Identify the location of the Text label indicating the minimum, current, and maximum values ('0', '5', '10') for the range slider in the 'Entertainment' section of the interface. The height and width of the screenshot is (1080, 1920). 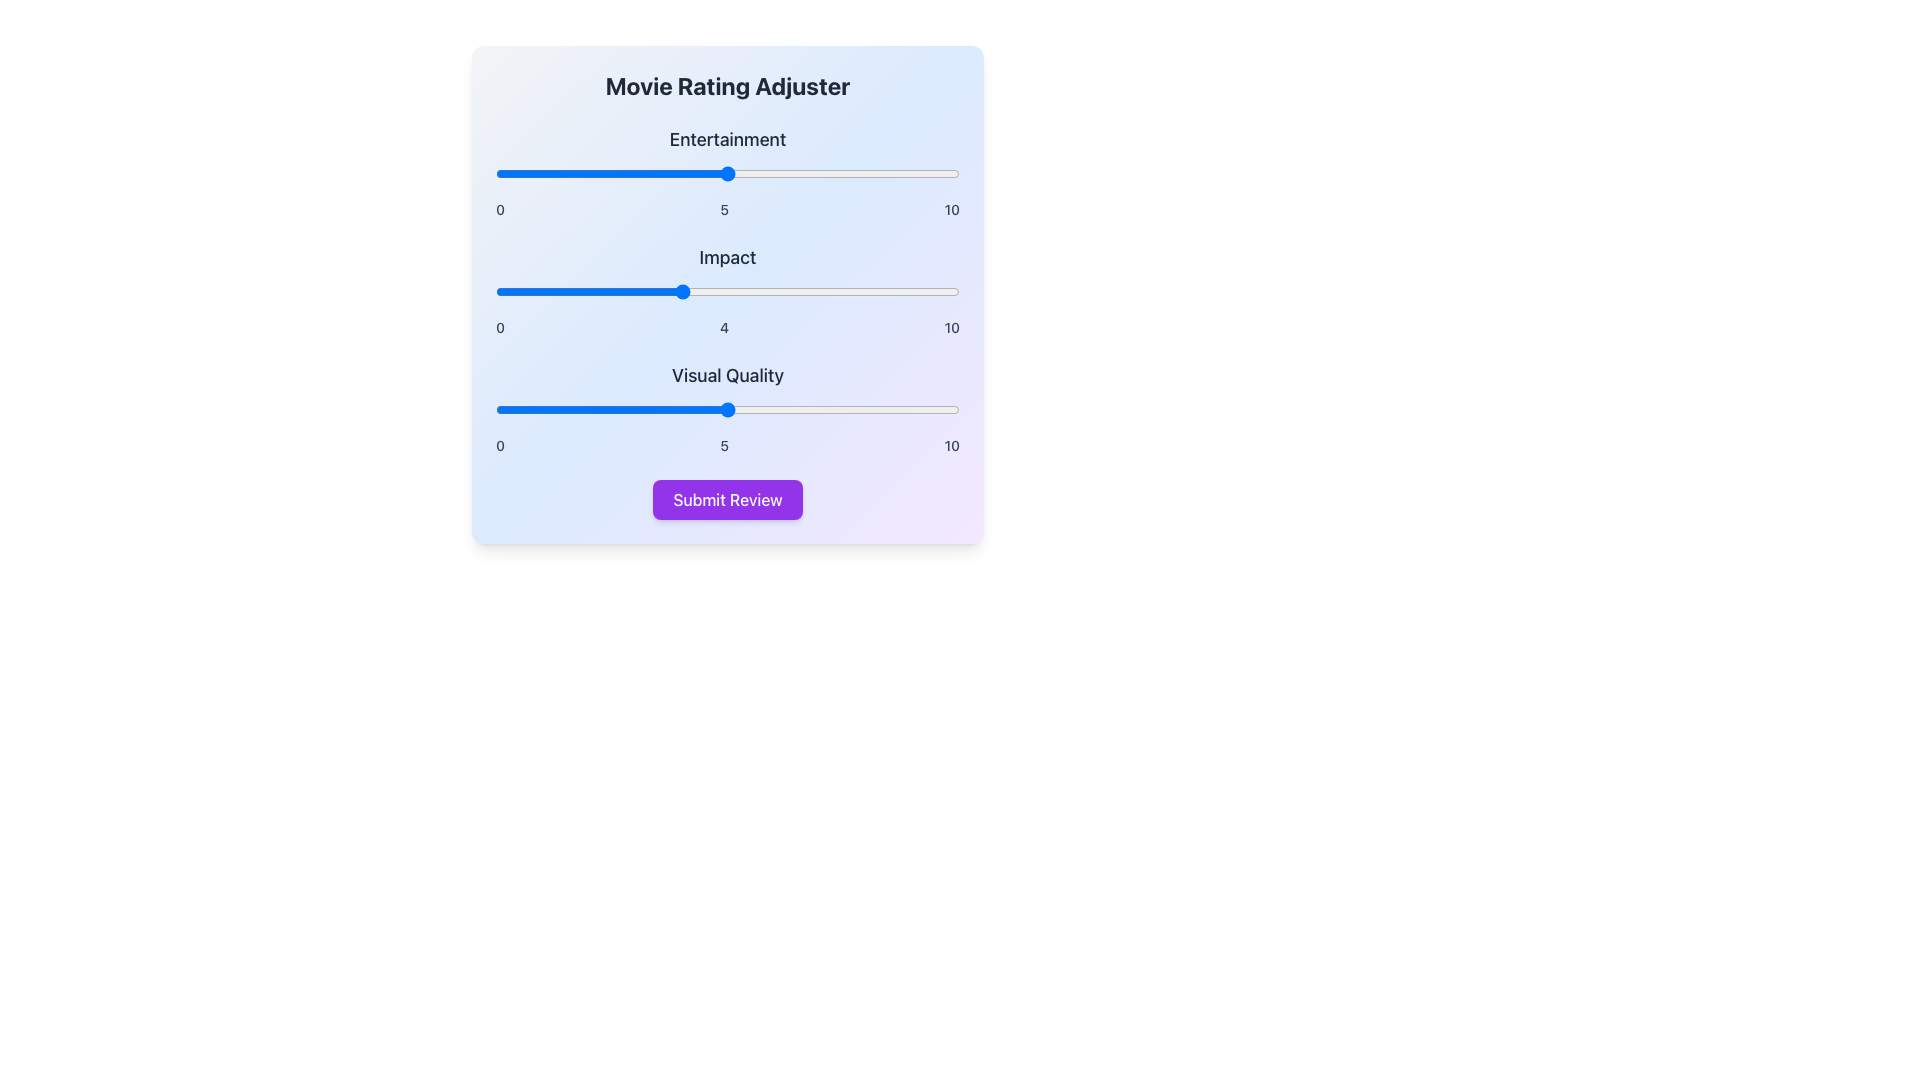
(727, 209).